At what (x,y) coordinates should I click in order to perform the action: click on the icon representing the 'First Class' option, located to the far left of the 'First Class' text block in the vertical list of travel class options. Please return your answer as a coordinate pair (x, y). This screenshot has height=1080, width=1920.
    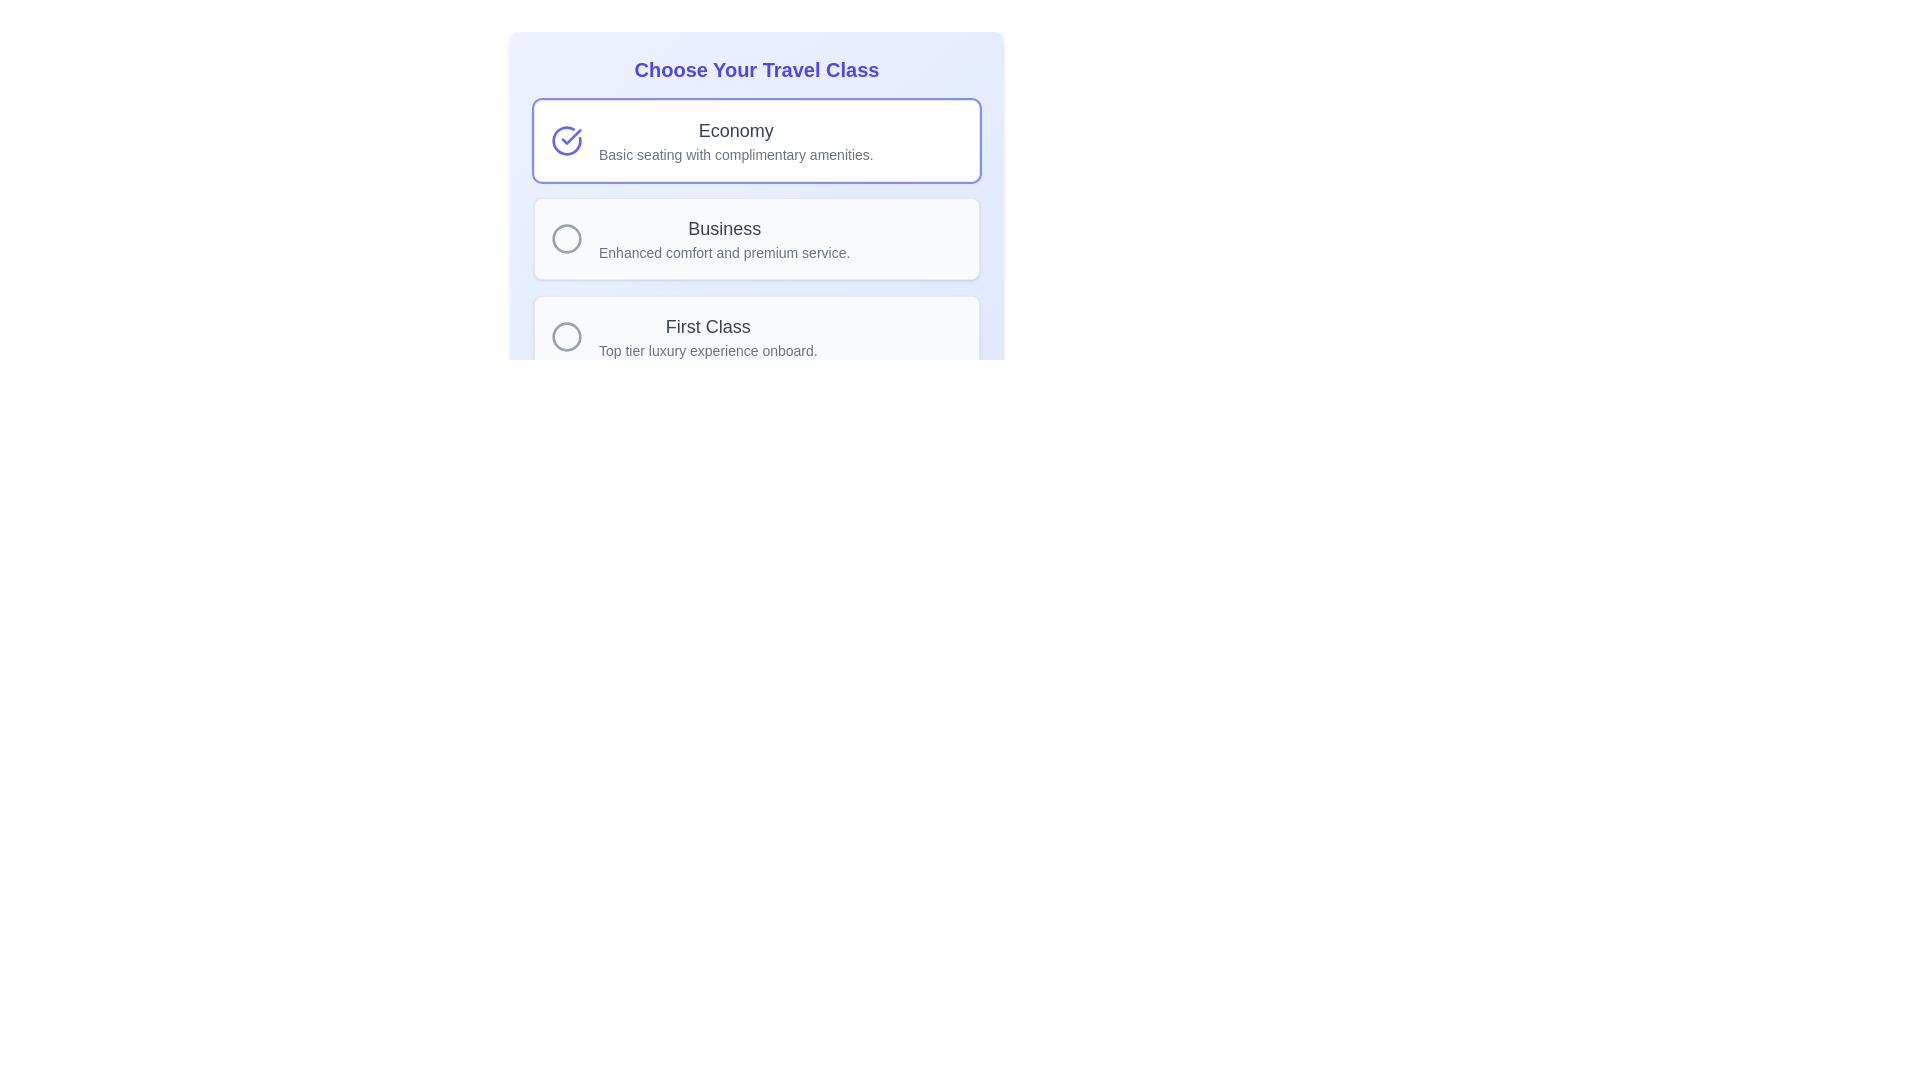
    Looking at the image, I should click on (574, 335).